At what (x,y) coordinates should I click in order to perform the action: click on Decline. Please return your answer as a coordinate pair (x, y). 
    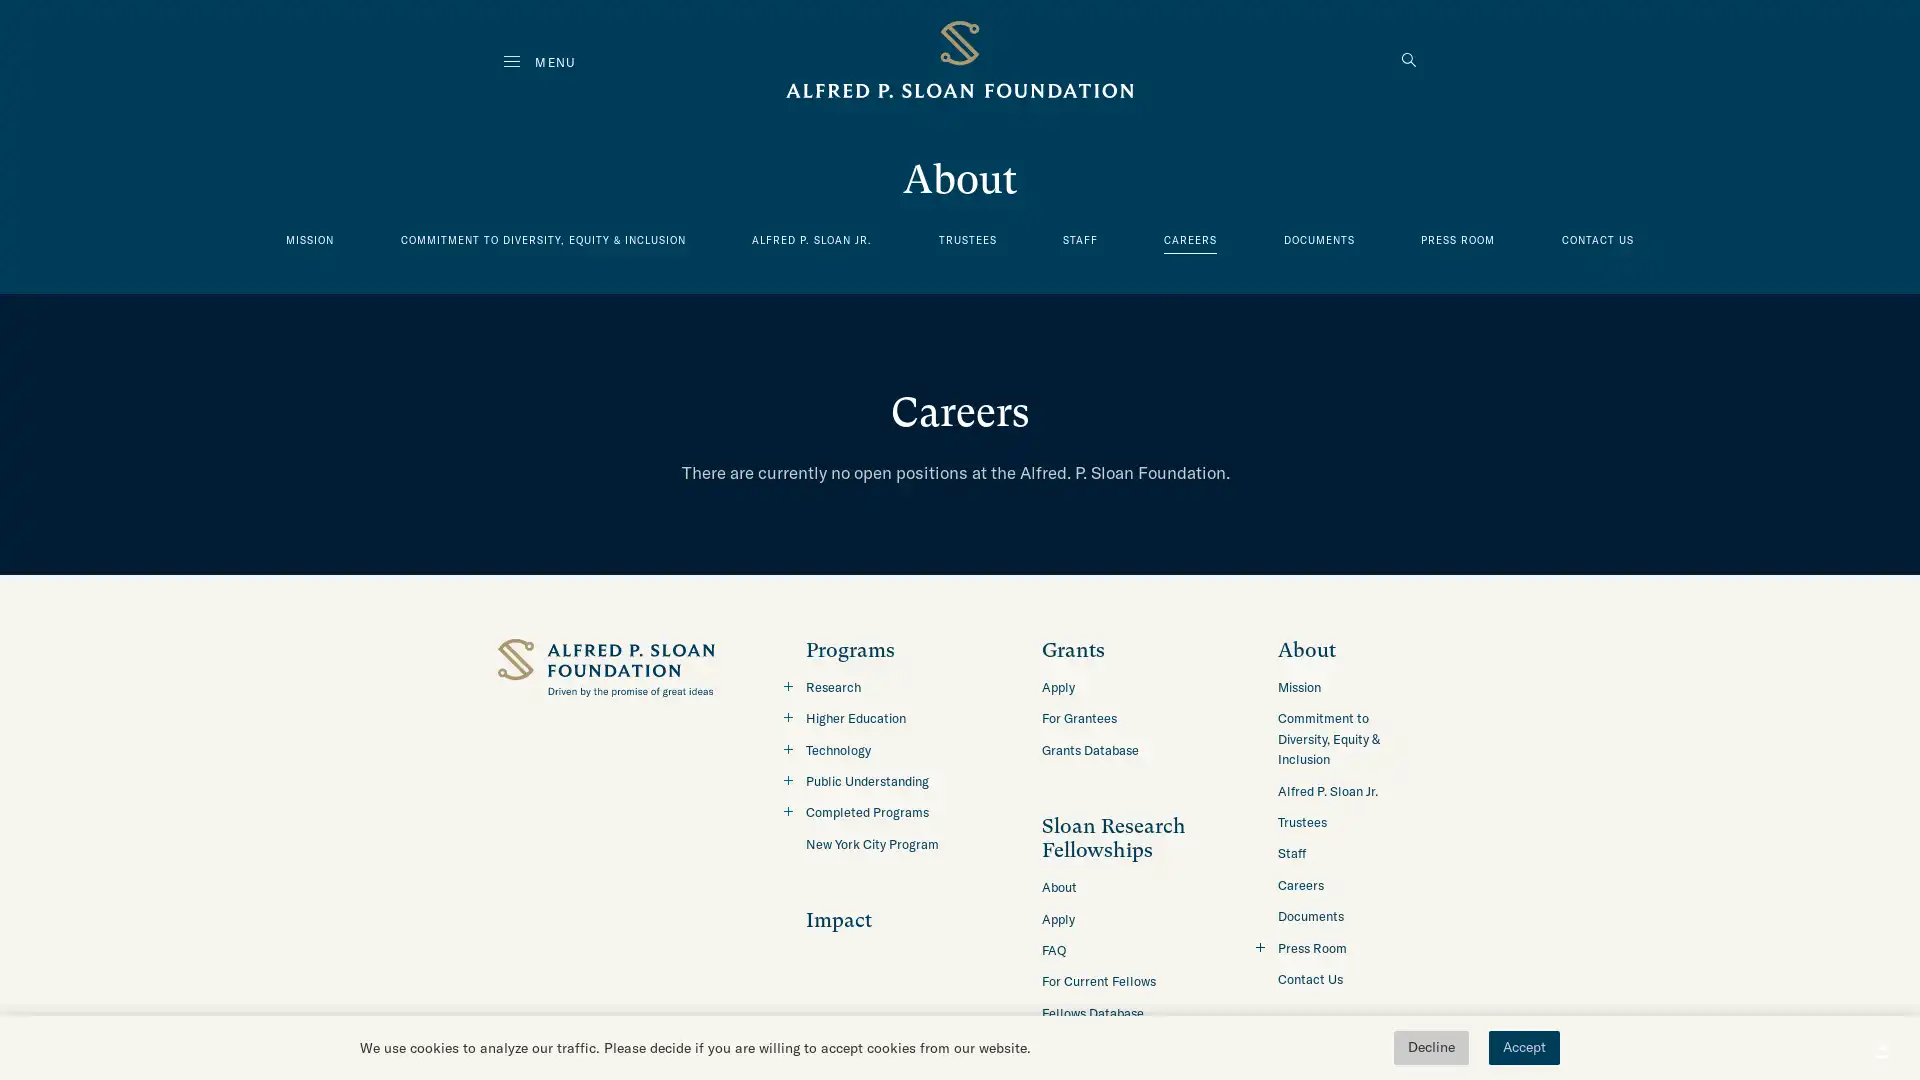
    Looking at the image, I should click on (1430, 1047).